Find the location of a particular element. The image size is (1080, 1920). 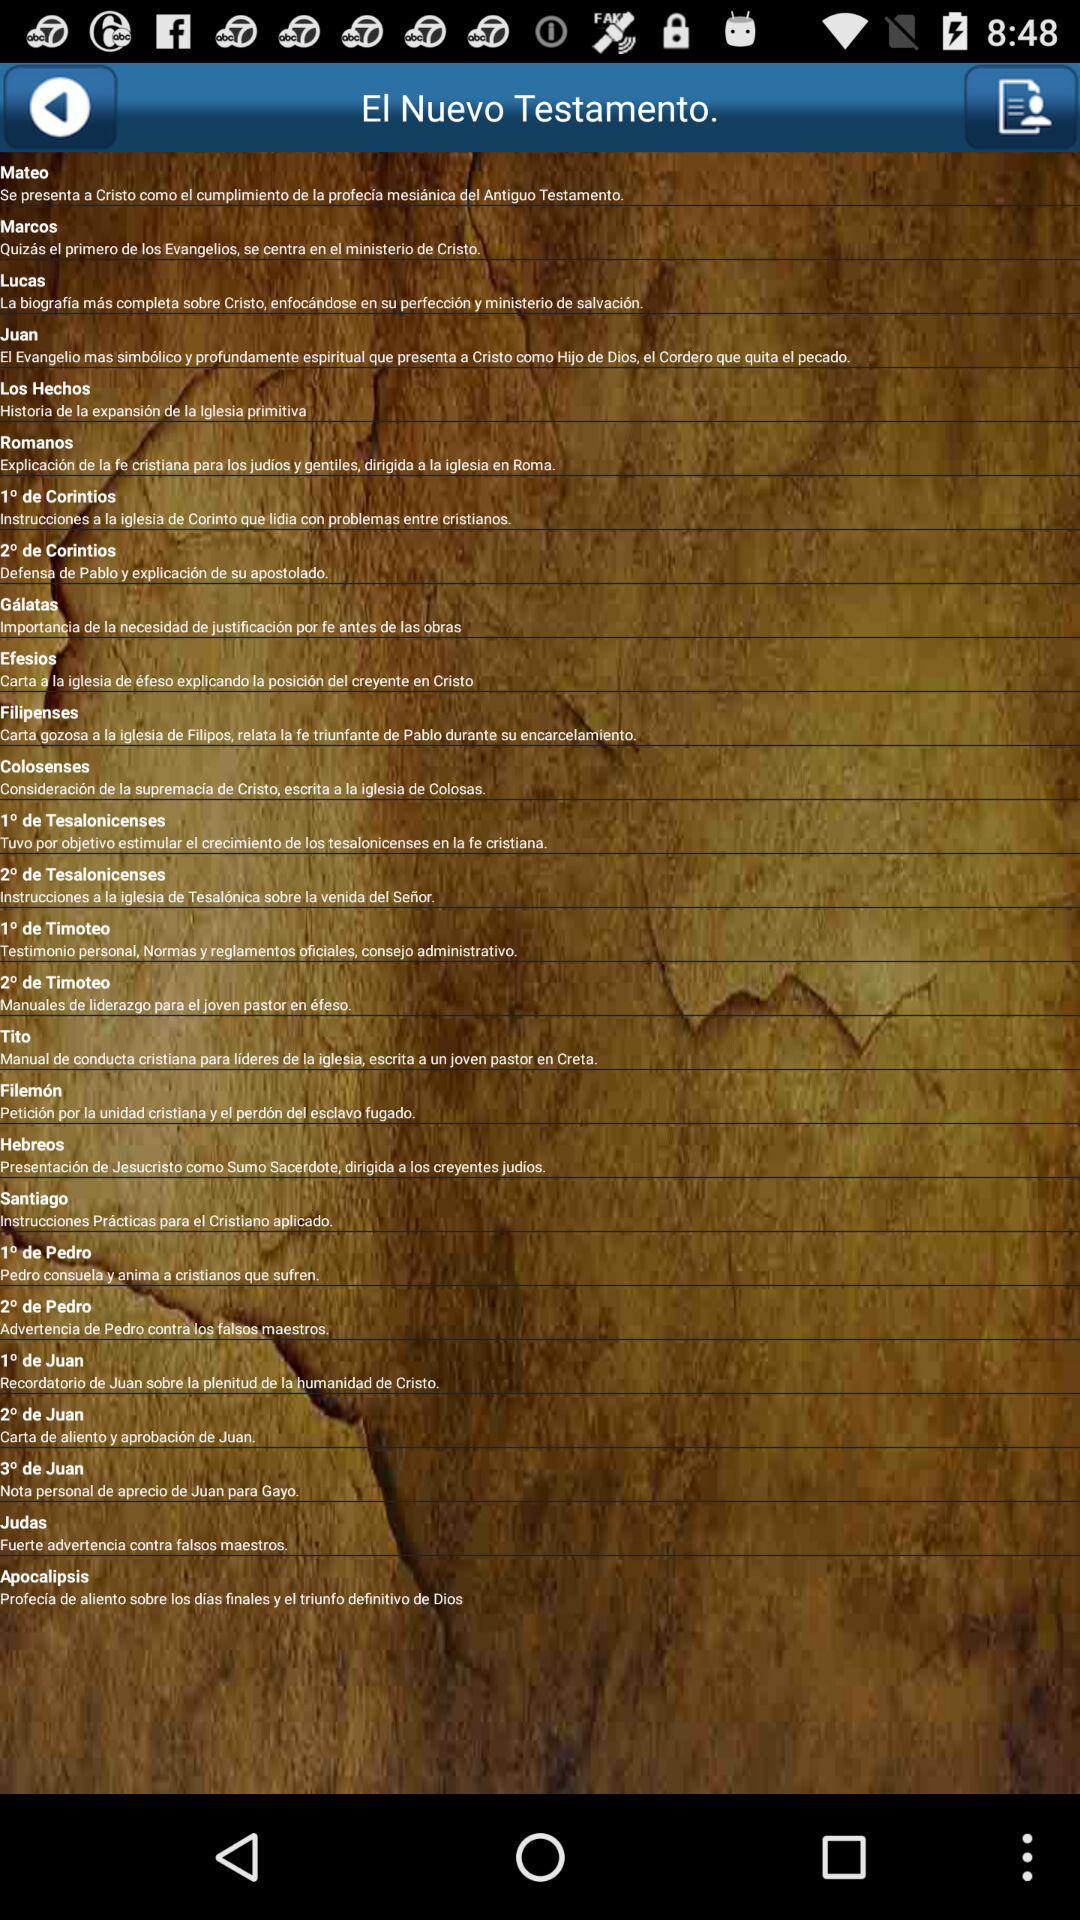

the app above the carta a la item is located at coordinates (540, 653).